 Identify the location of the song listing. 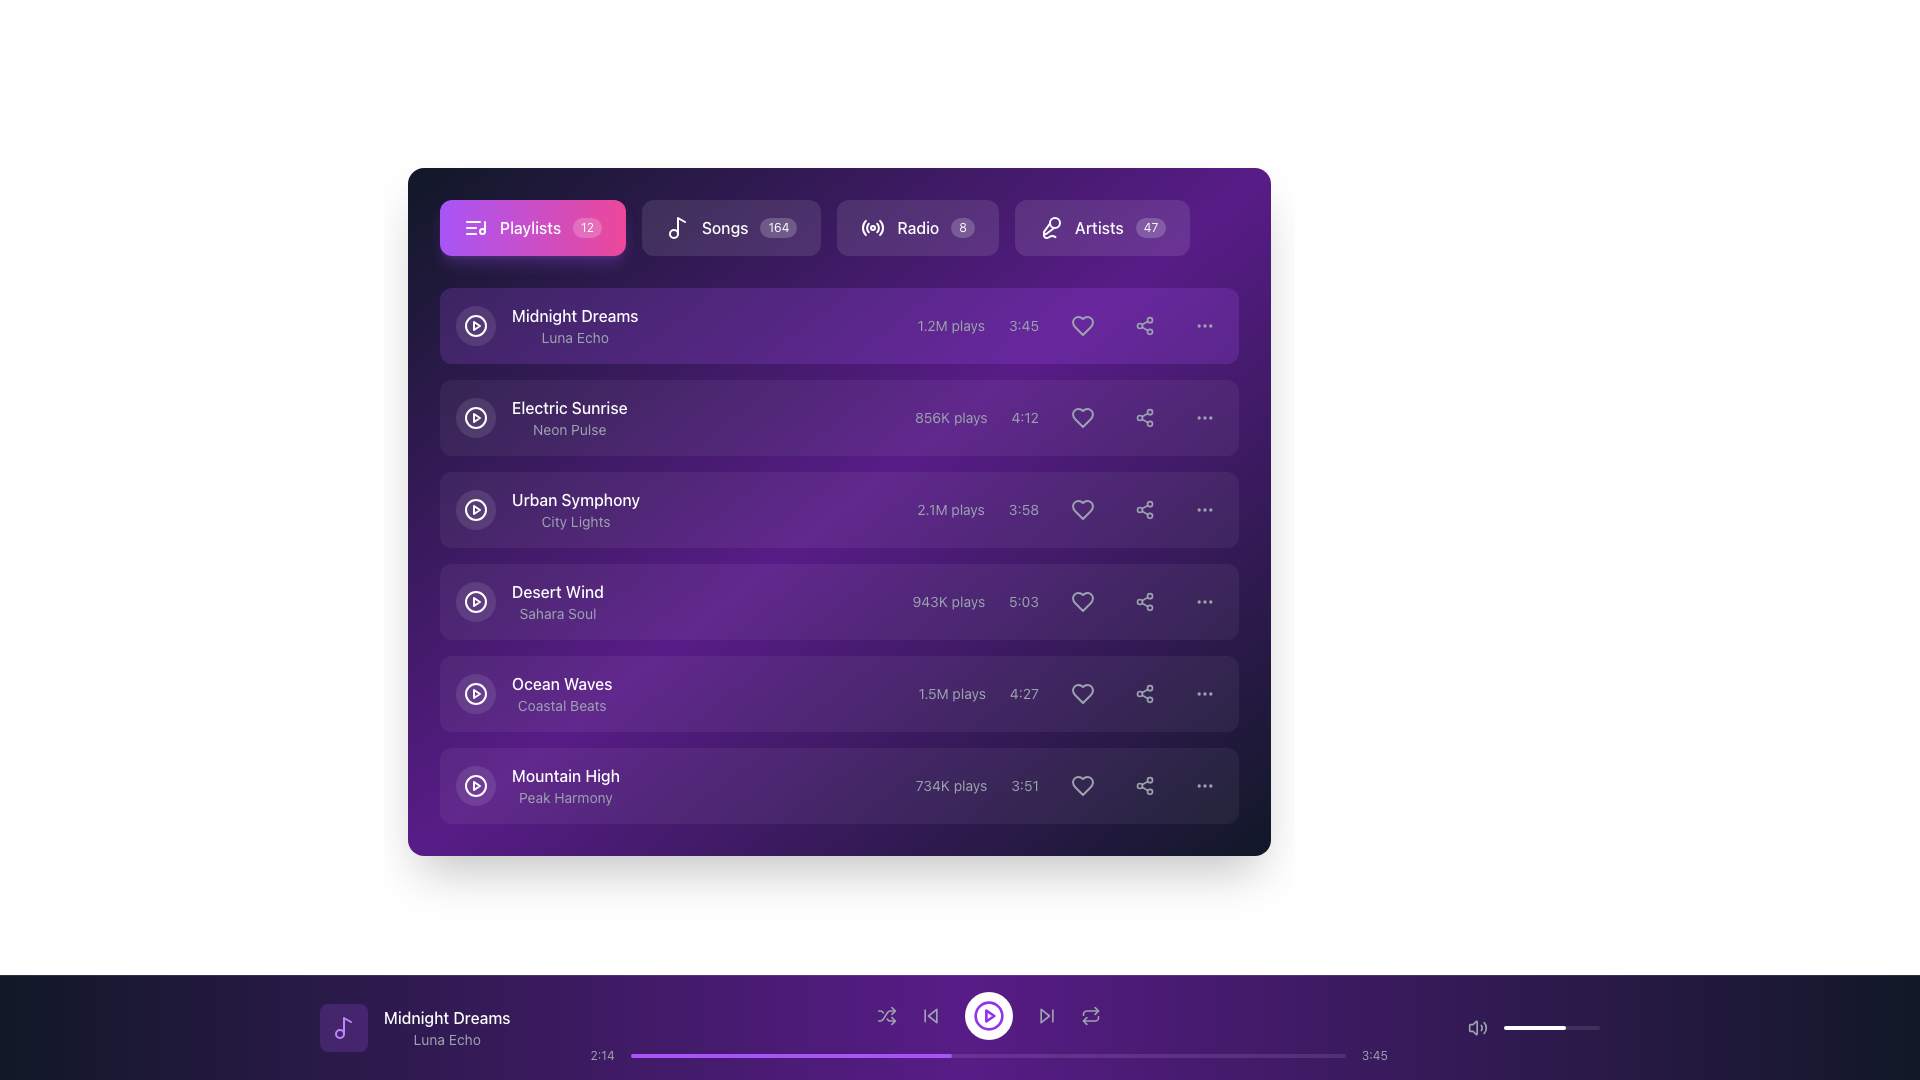
(557, 600).